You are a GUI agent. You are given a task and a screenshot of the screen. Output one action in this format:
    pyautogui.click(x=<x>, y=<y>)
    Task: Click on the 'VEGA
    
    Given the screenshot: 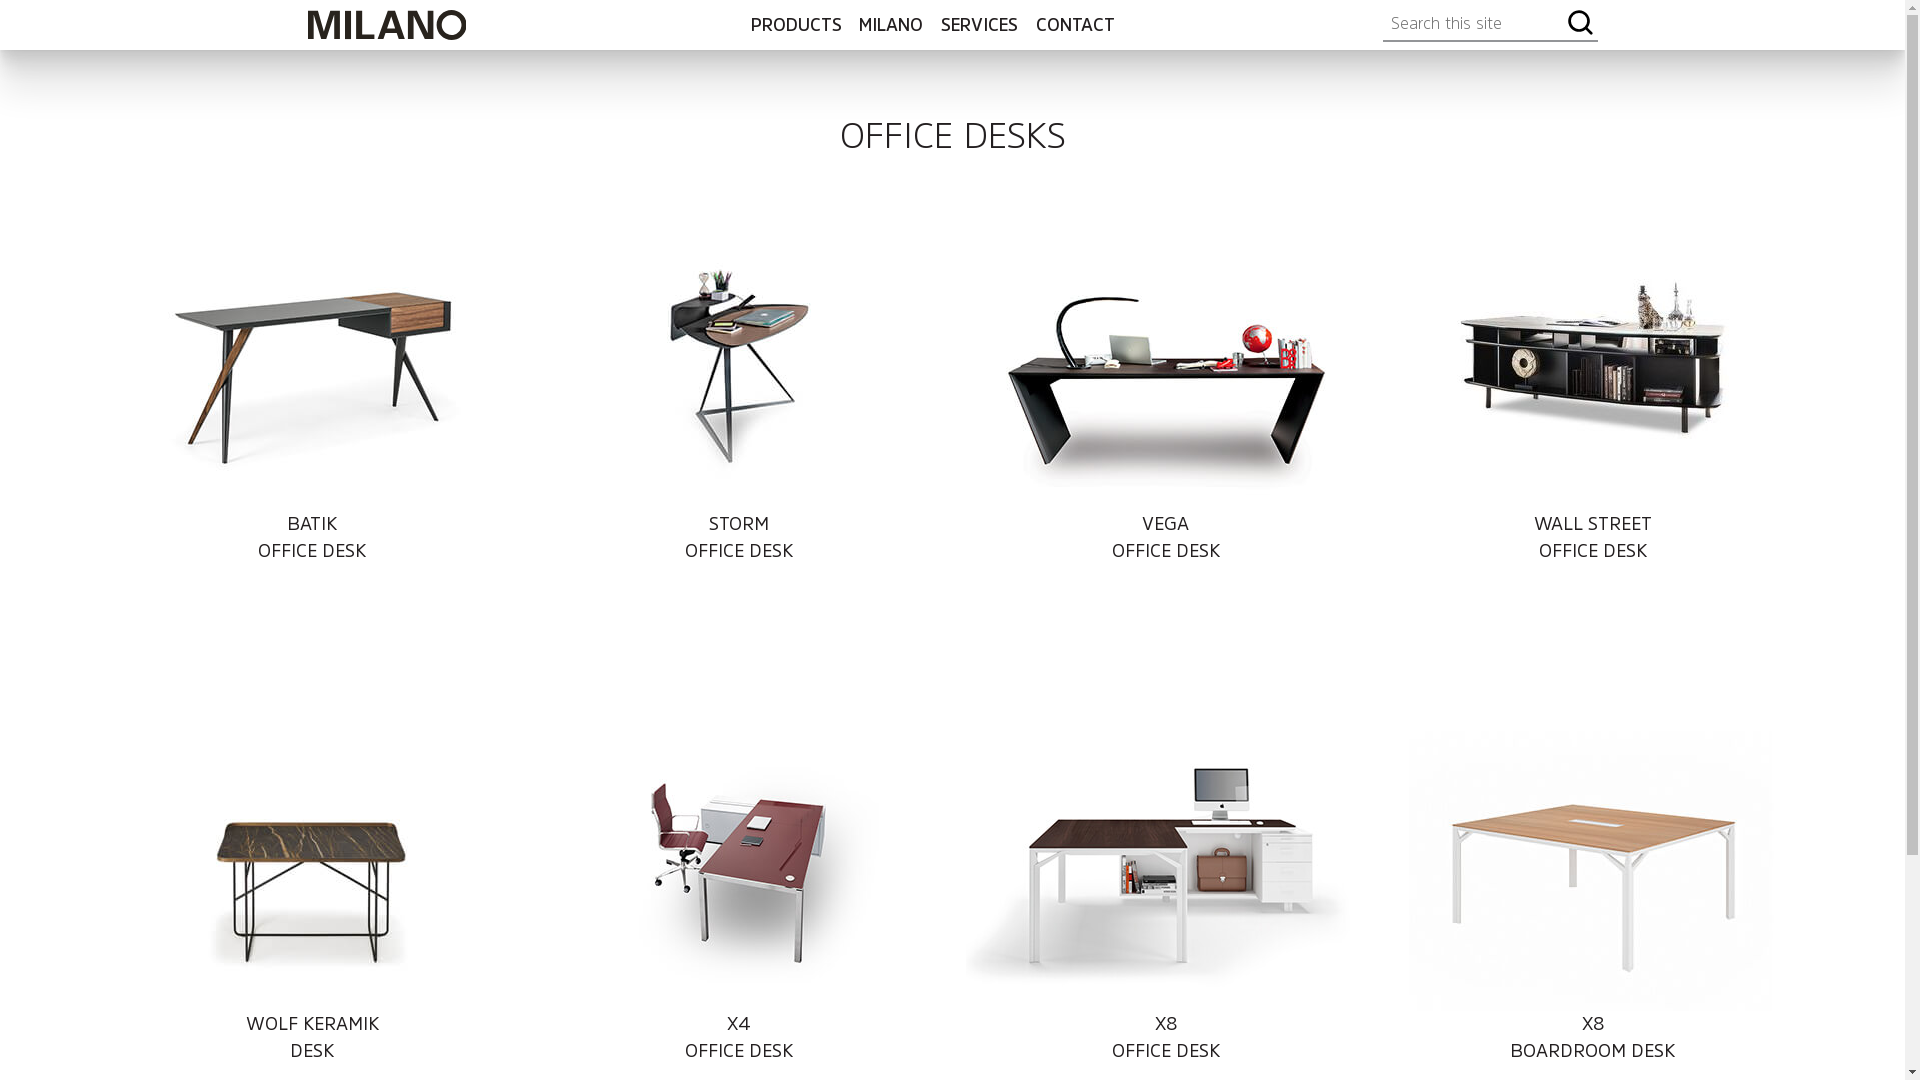 What is the action you would take?
    pyautogui.click(x=1166, y=410)
    